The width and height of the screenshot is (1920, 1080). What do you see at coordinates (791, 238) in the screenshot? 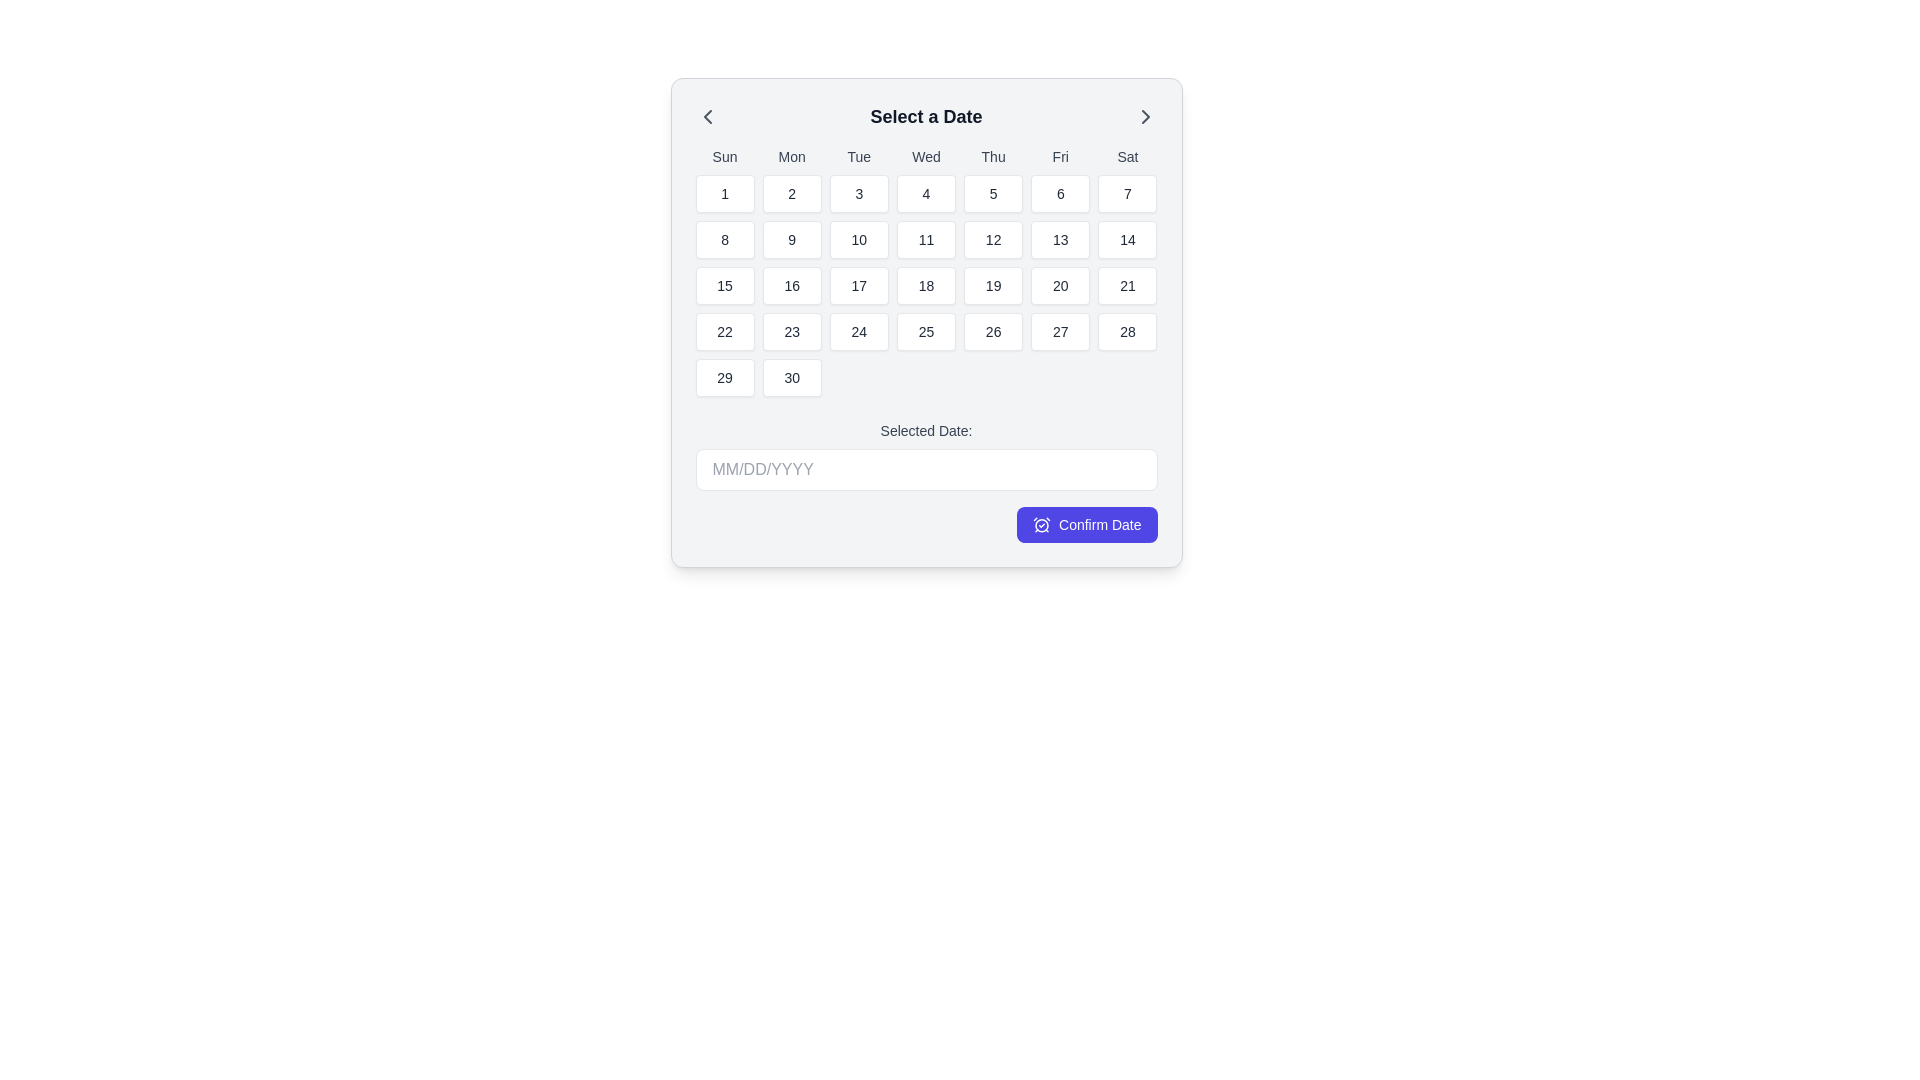
I see `the rectangular button labeled '9' located in the second column and second row of the calendar grid under the 'Mon' header` at bounding box center [791, 238].